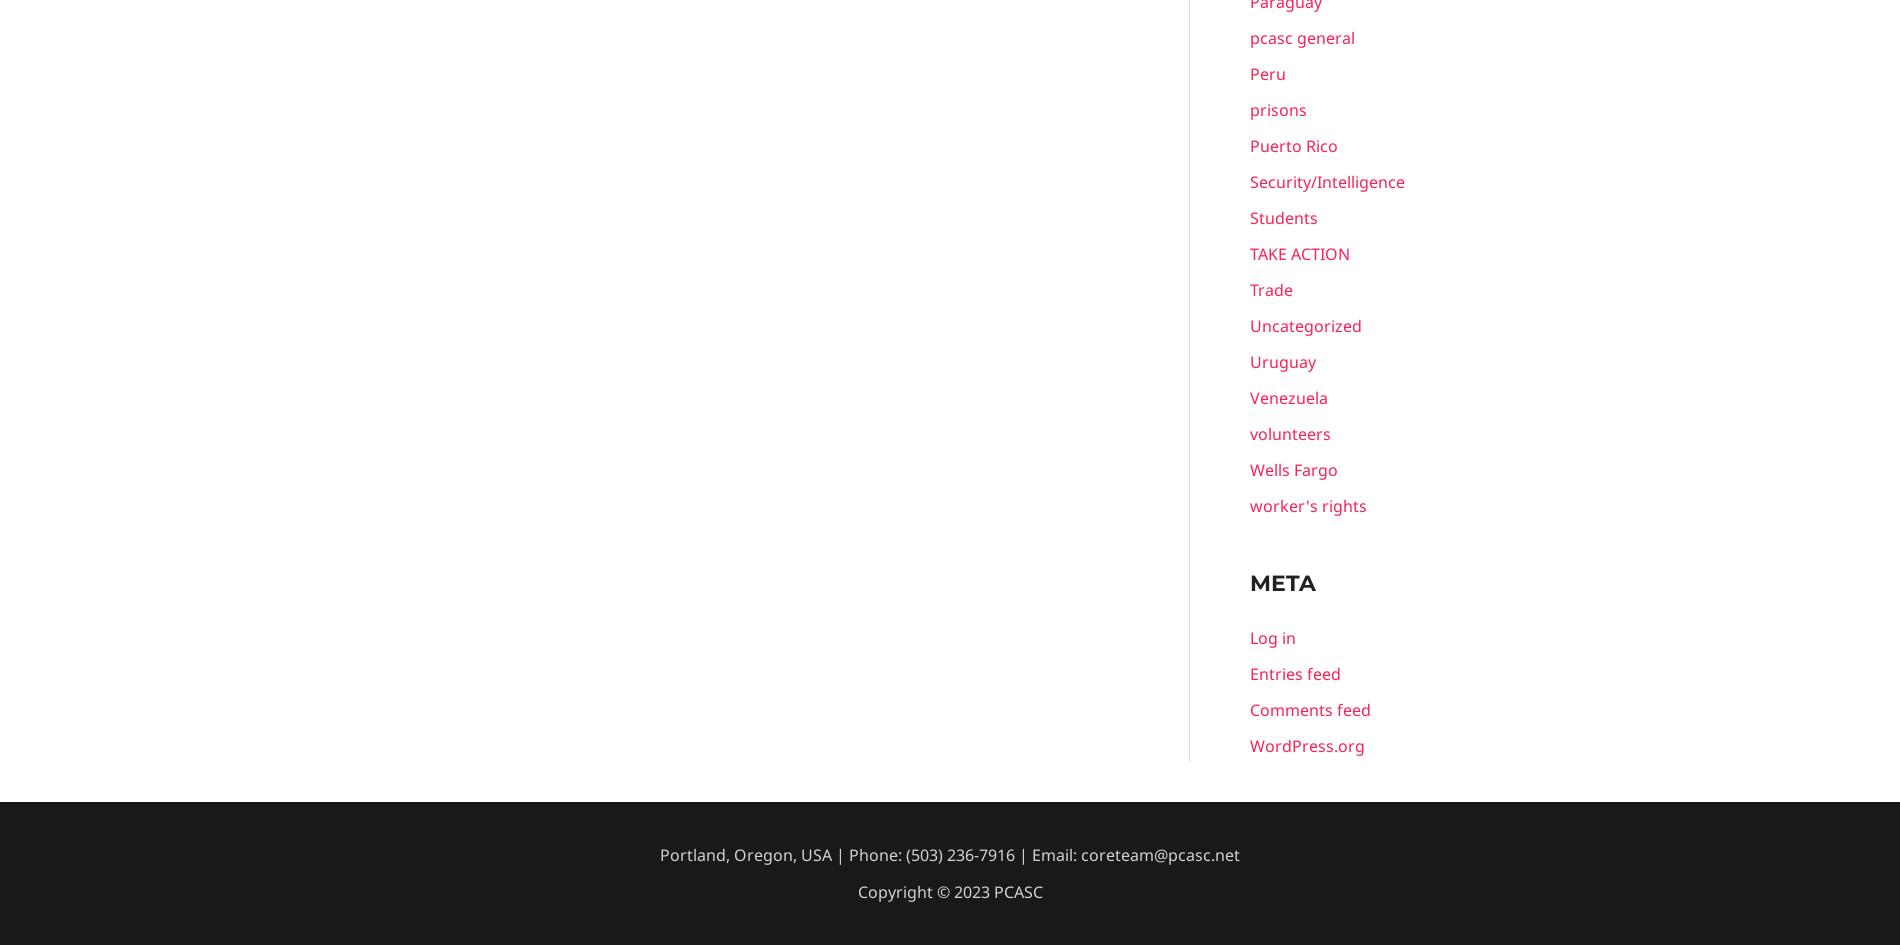  What do you see at coordinates (1277, 108) in the screenshot?
I see `'prisons'` at bounding box center [1277, 108].